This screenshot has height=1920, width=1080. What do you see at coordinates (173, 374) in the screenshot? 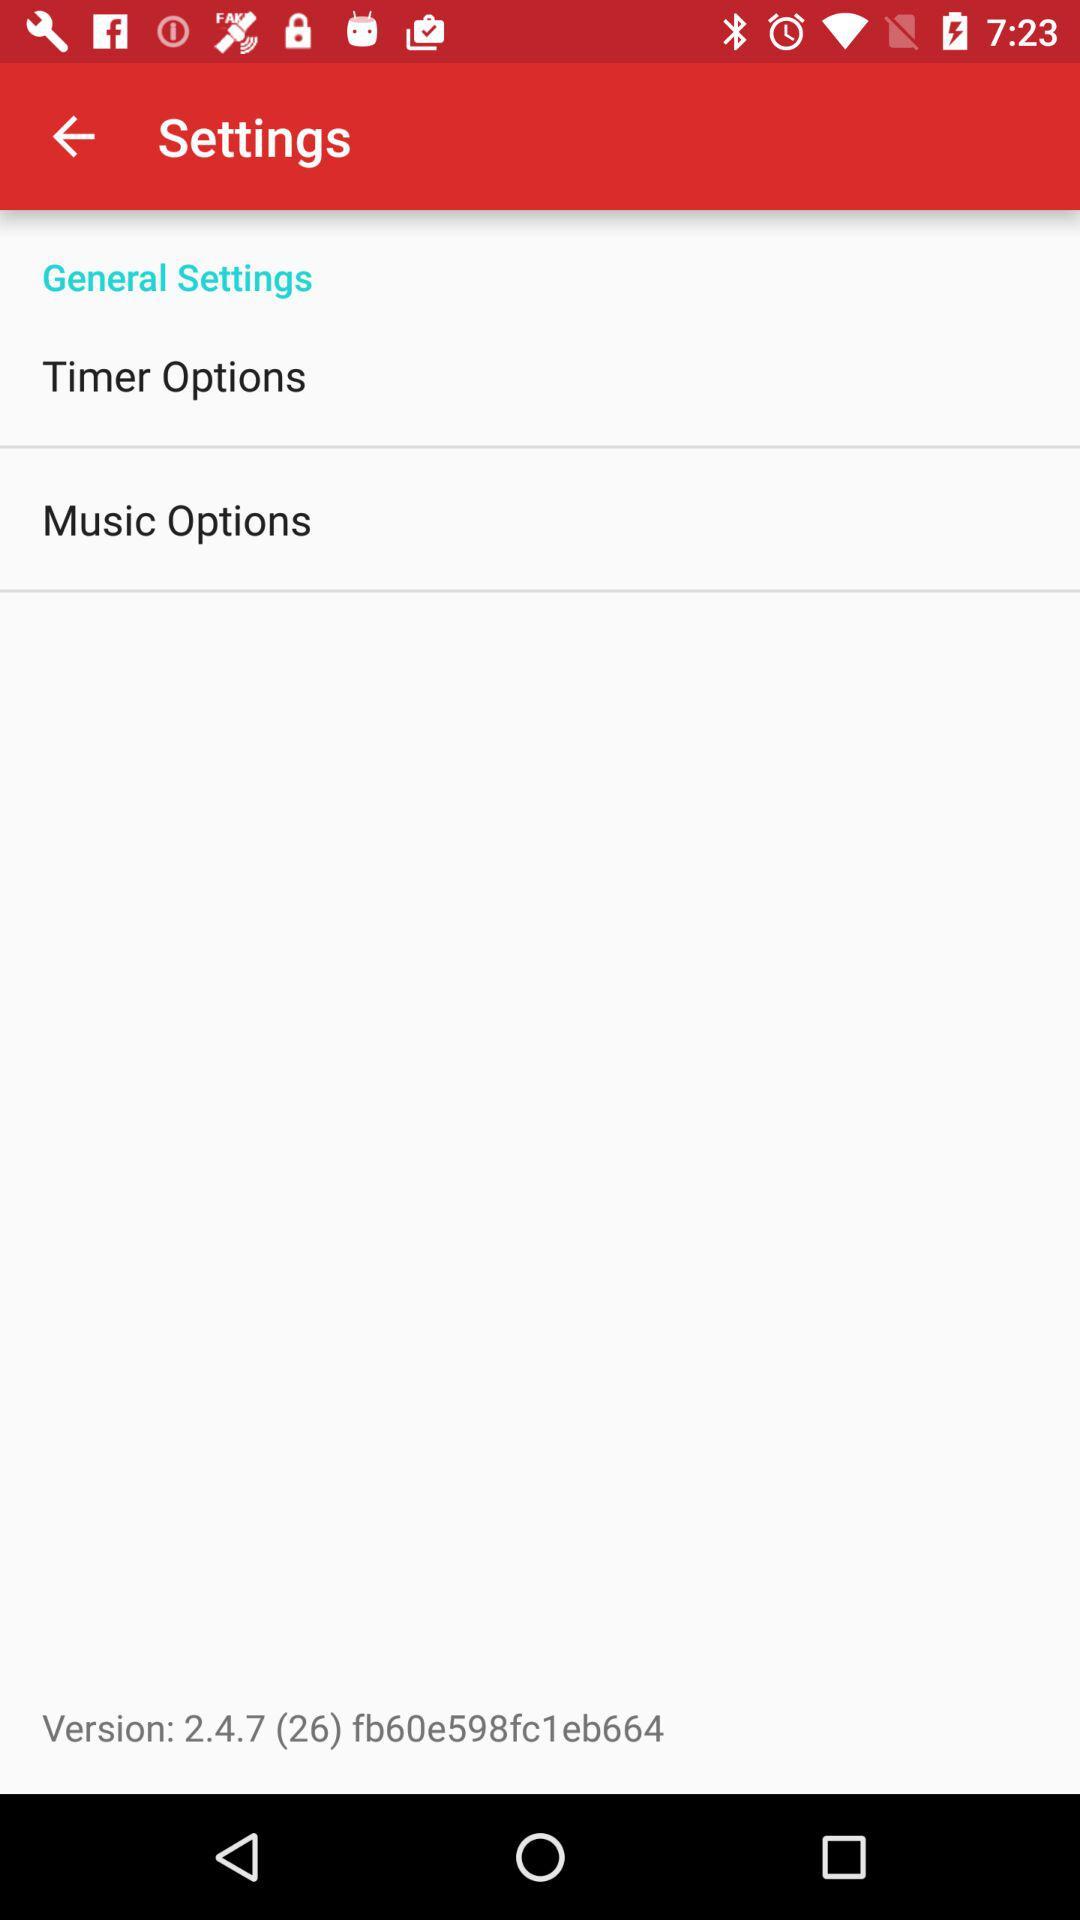
I see `the icon below the general settings item` at bounding box center [173, 374].